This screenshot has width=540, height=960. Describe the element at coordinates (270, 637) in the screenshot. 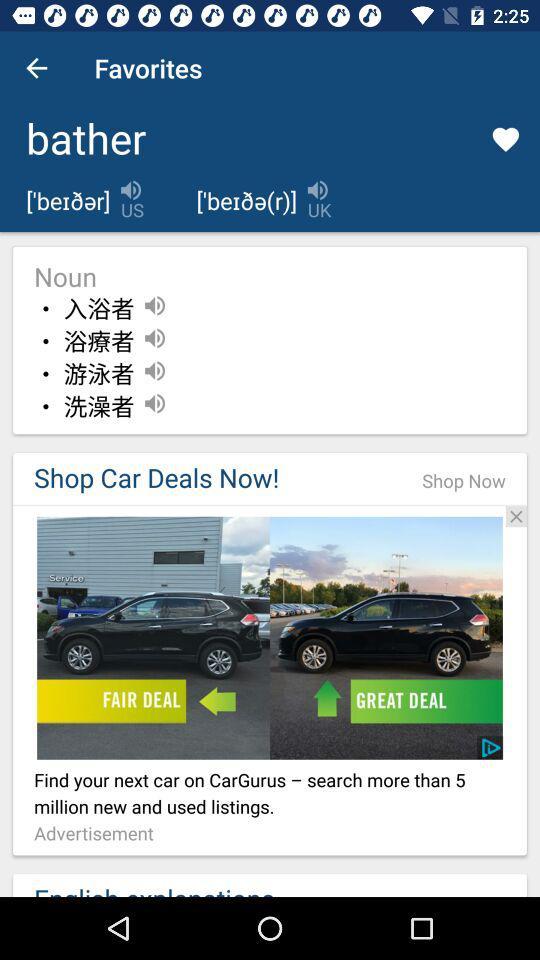

I see `open advertisement` at that location.